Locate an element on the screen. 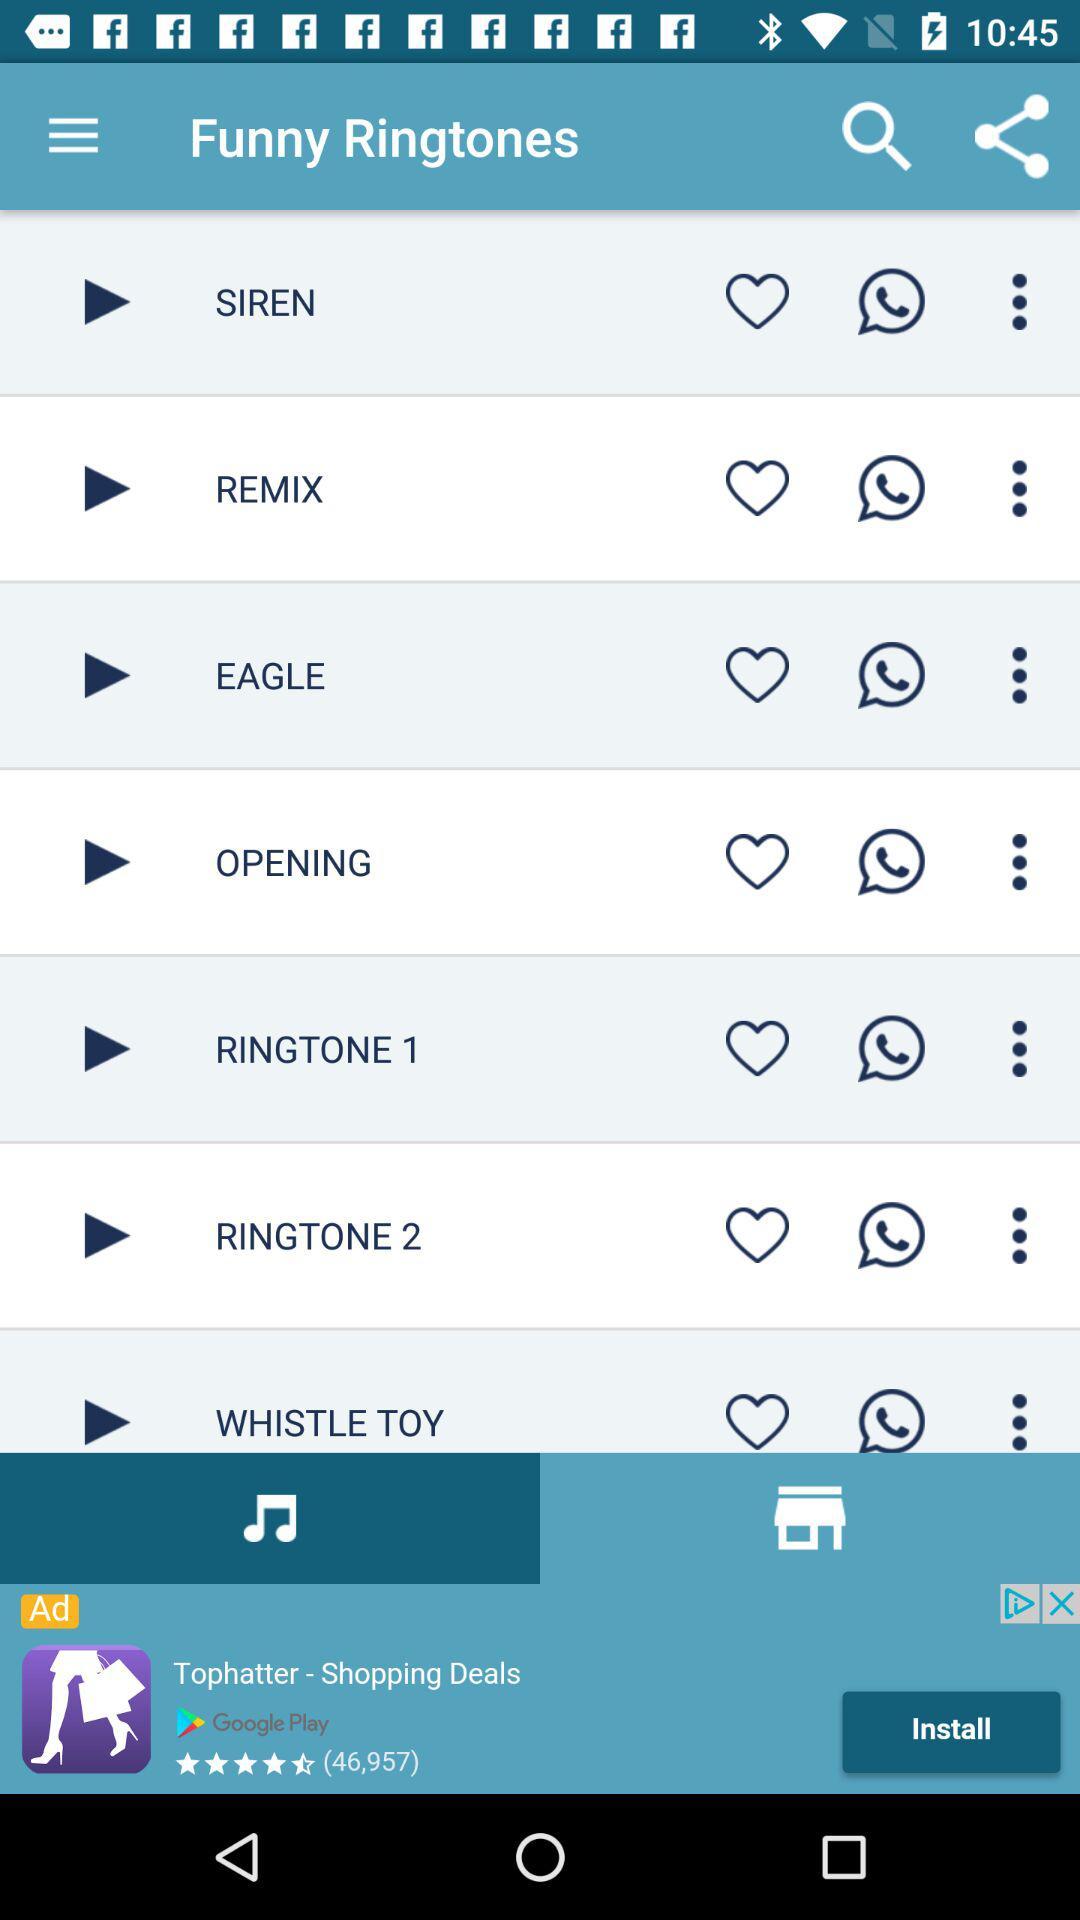 The height and width of the screenshot is (1920, 1080). menu selection is located at coordinates (1019, 675).